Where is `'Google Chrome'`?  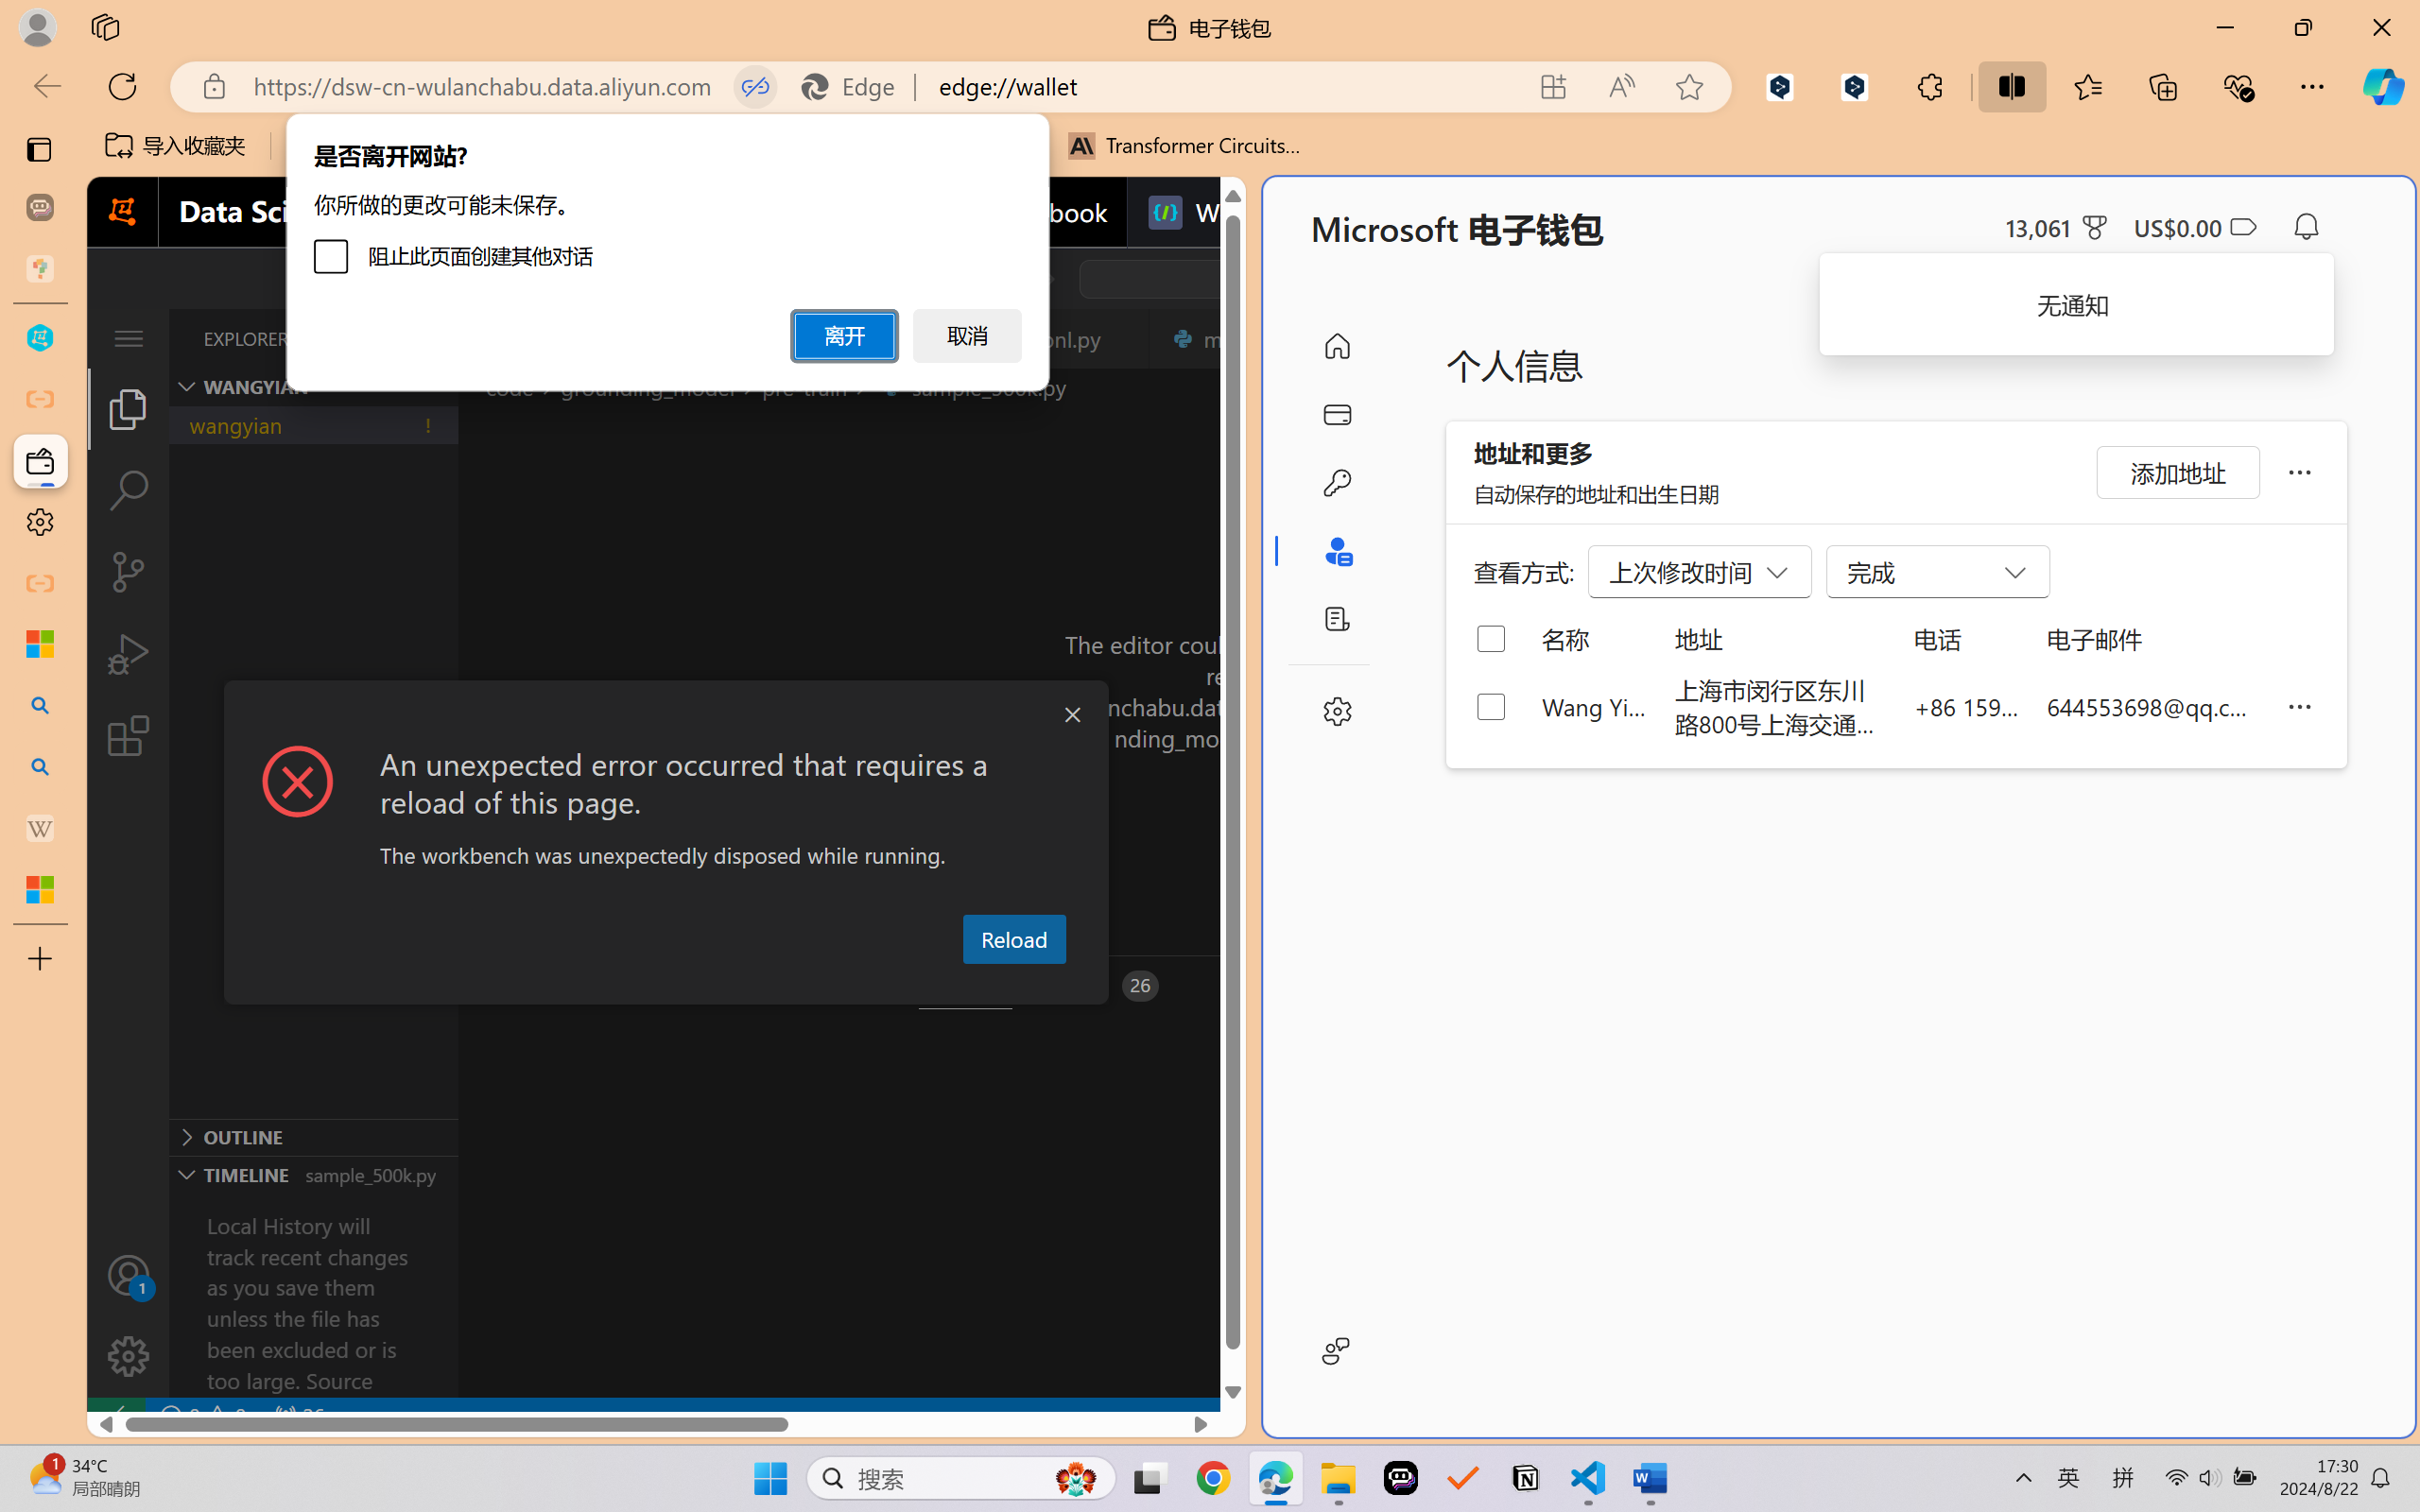
'Google Chrome' is located at coordinates (1213, 1478).